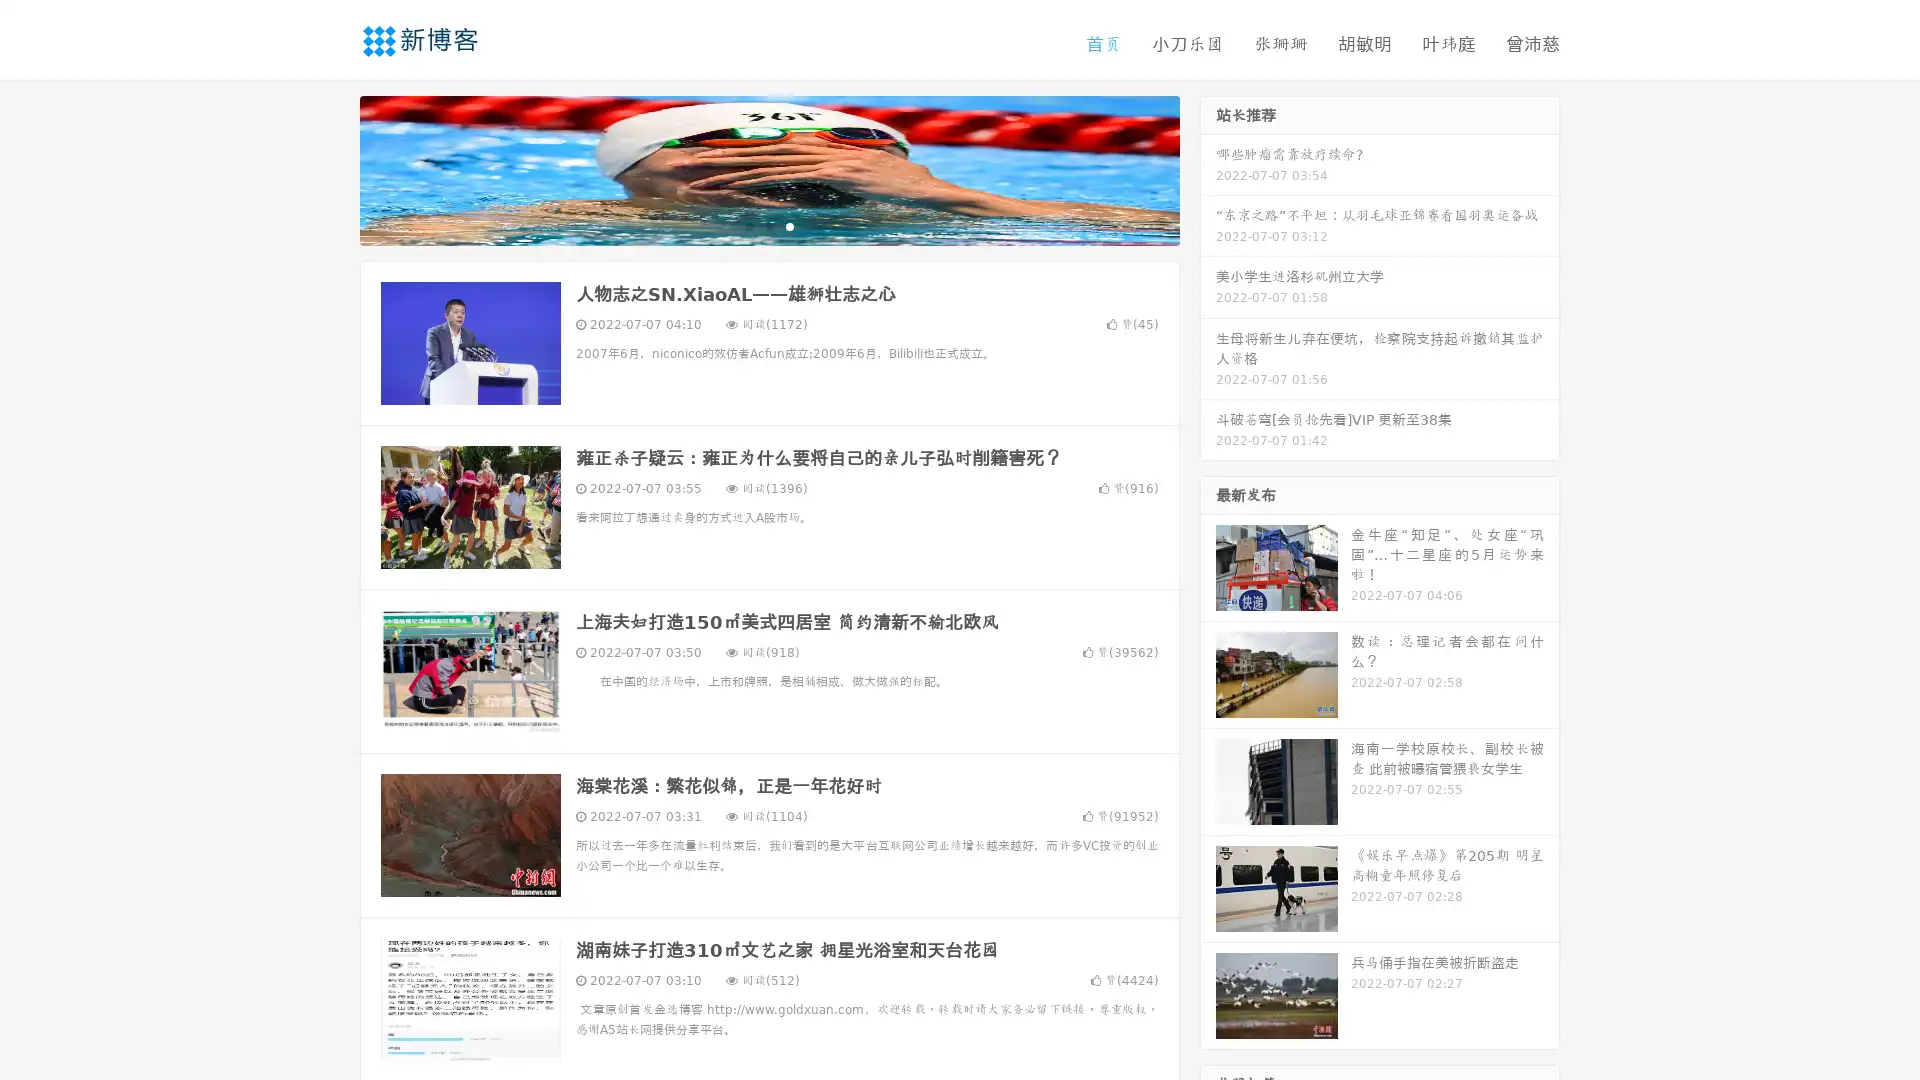 The image size is (1920, 1080). Describe the element at coordinates (768, 225) in the screenshot. I see `Go to slide 2` at that location.